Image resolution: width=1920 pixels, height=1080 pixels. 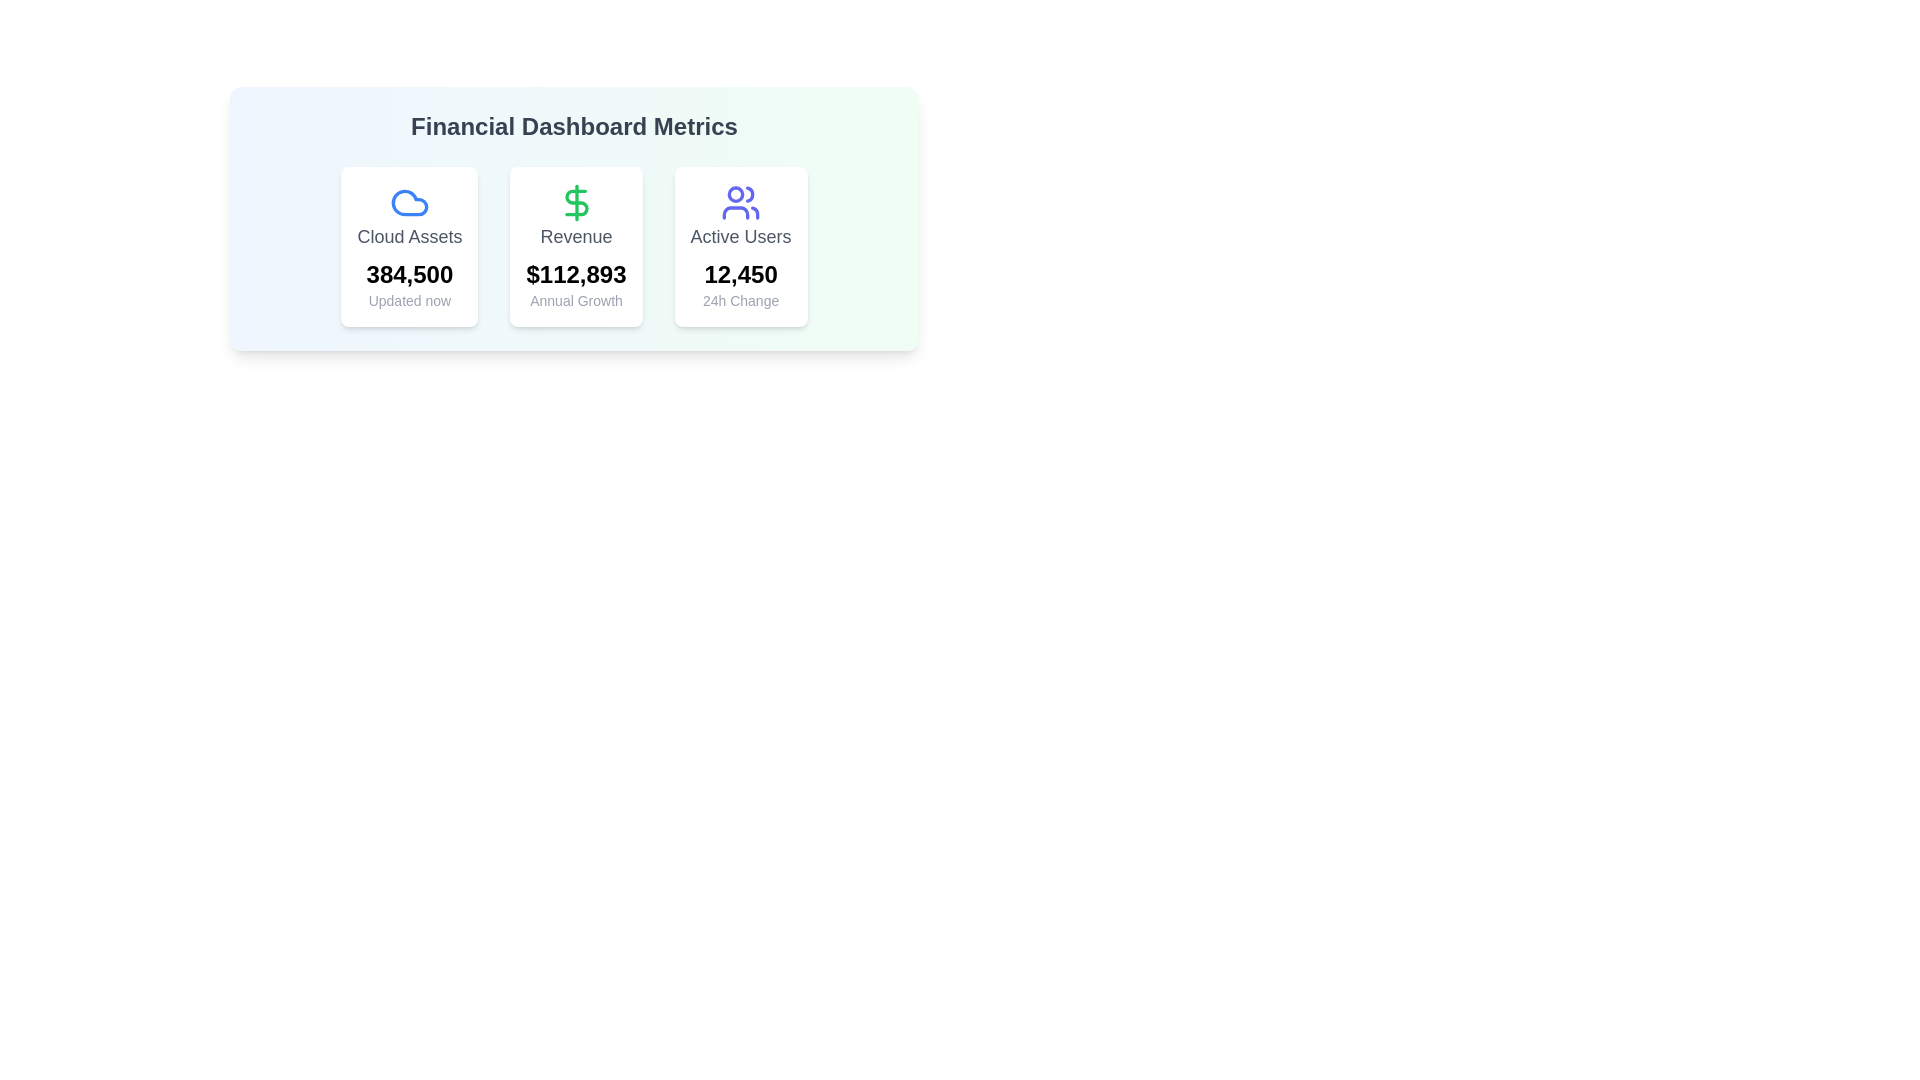 I want to click on the green dollar sign icon representing revenue, located in the middle card of the 'Revenue' metrics section, positioned above the revenue amount displayed as '$112,893', so click(x=575, y=203).